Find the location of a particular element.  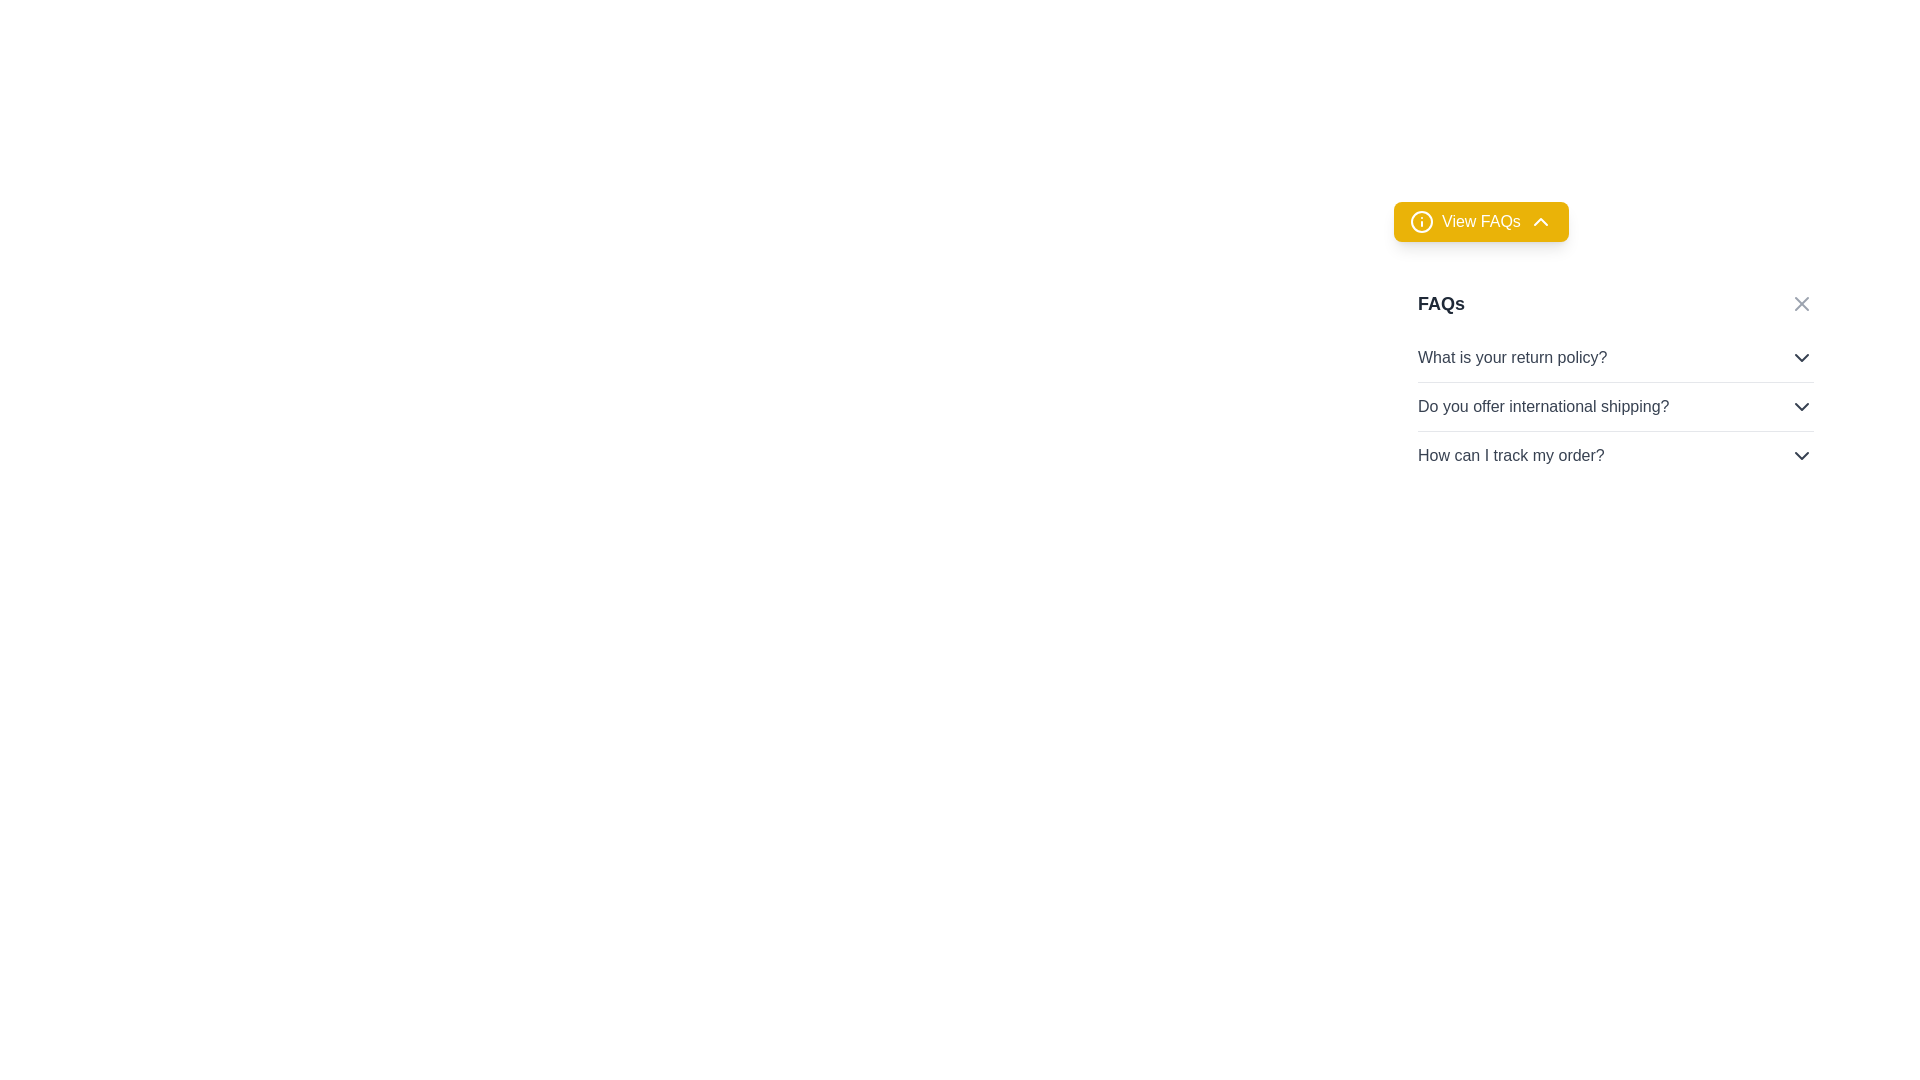

the upward-pointing chevron icon located to the right of the 'View FAQs' text inside the yellow button is located at coordinates (1539, 222).